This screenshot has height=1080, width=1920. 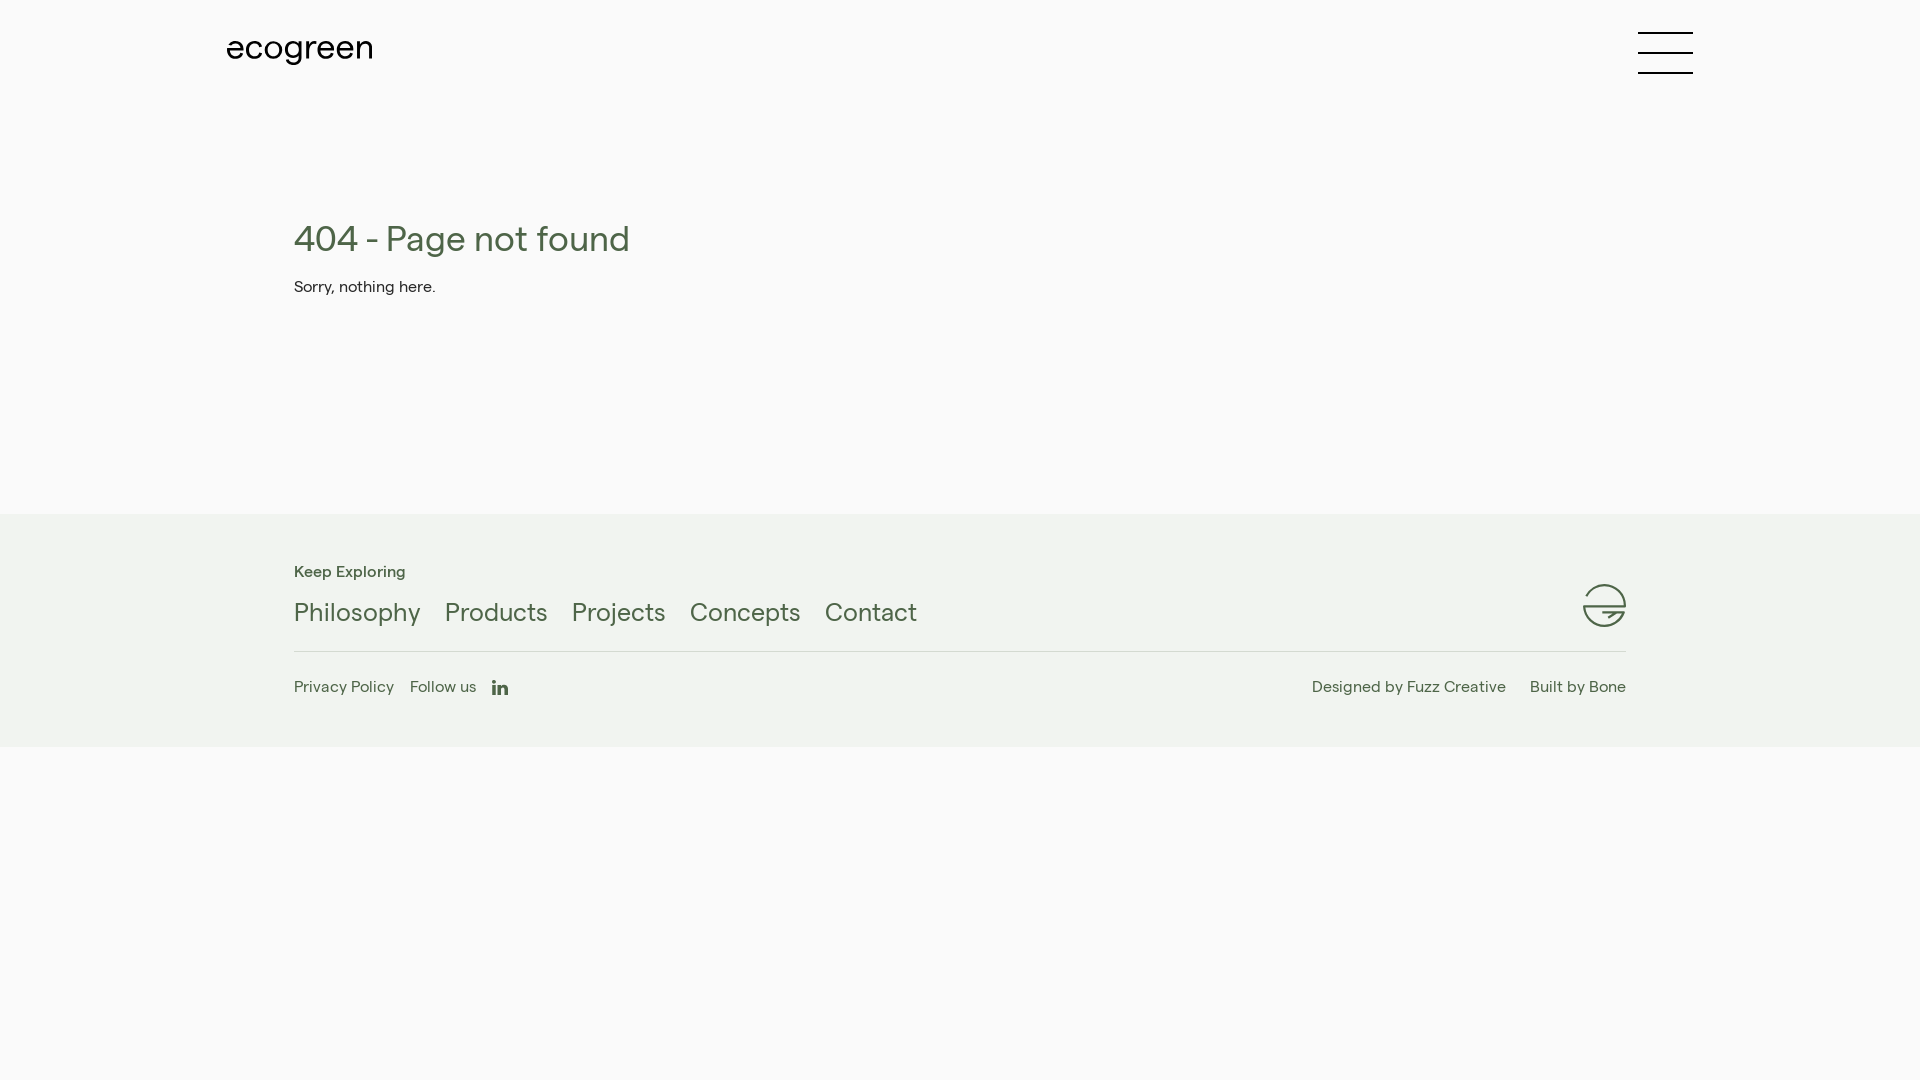 I want to click on 'Philosophy', so click(x=357, y=611).